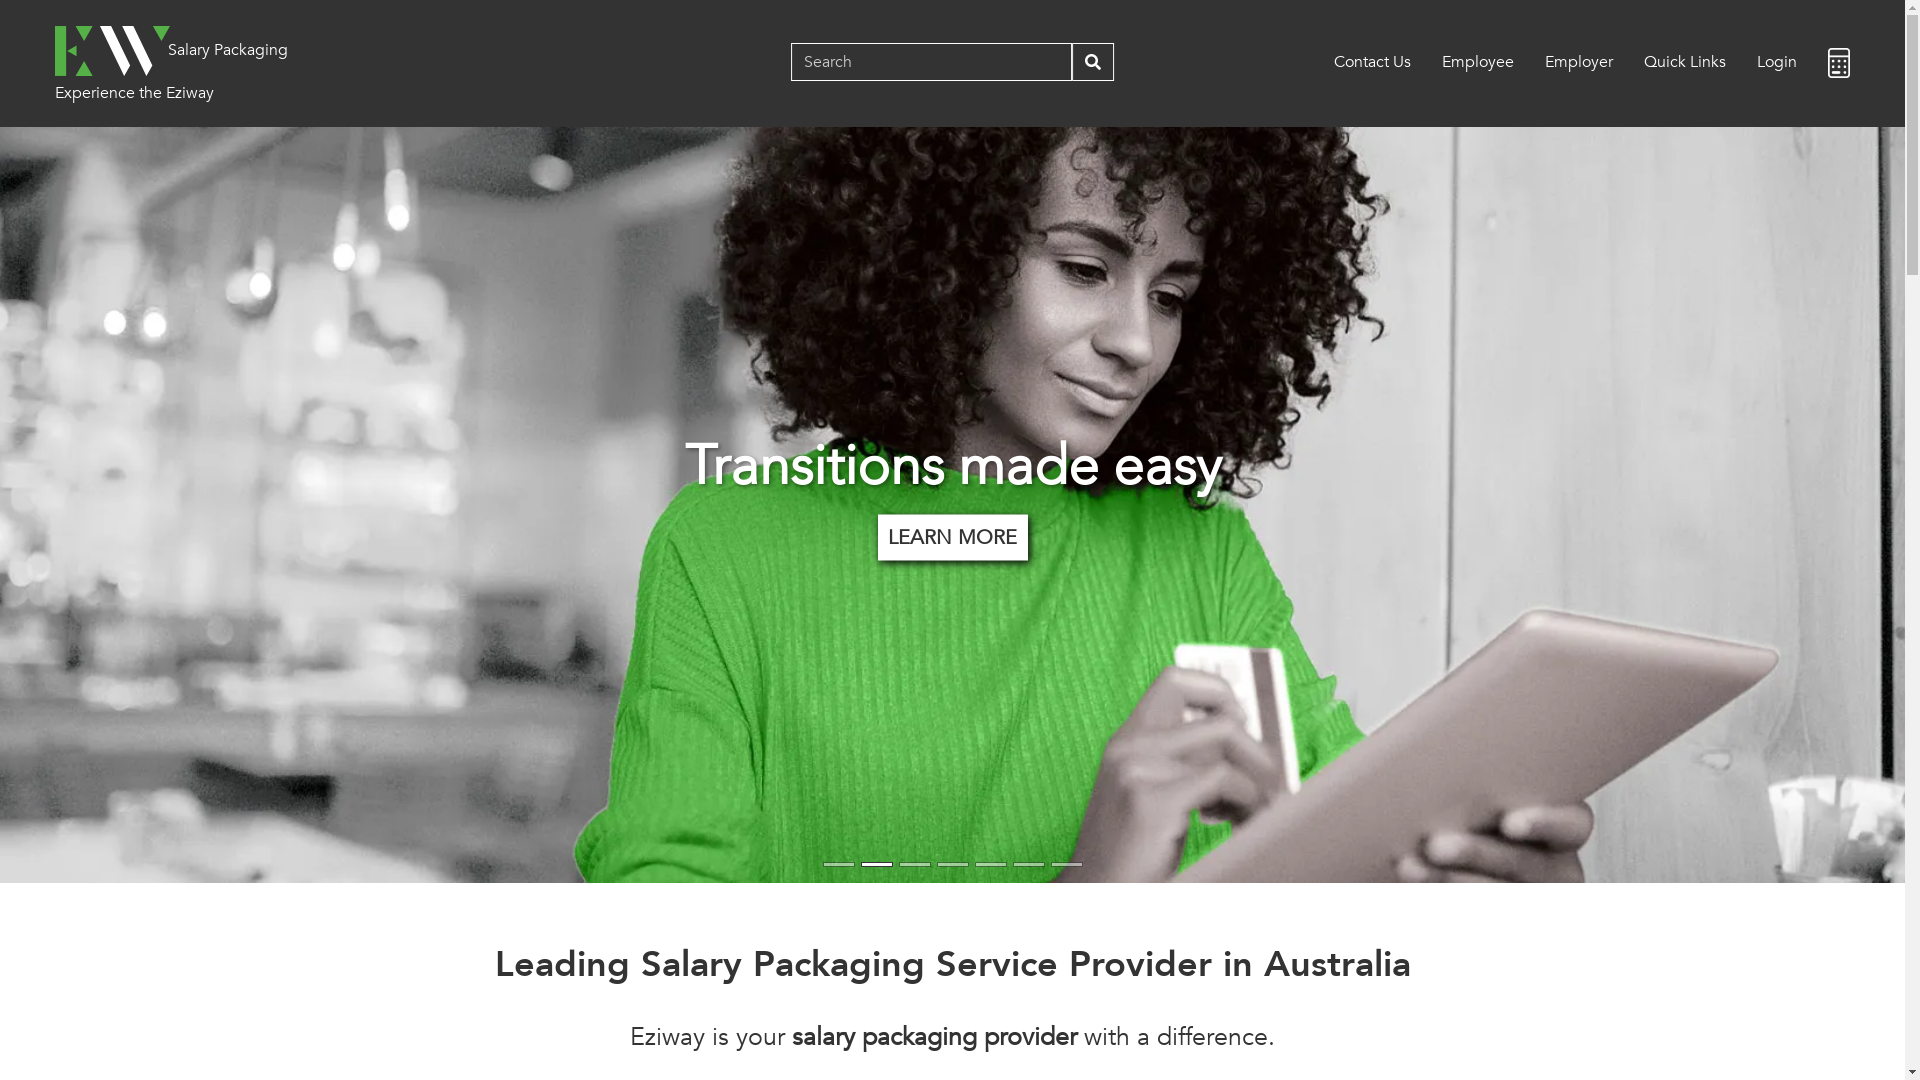  What do you see at coordinates (1776, 60) in the screenshot?
I see `'Login'` at bounding box center [1776, 60].